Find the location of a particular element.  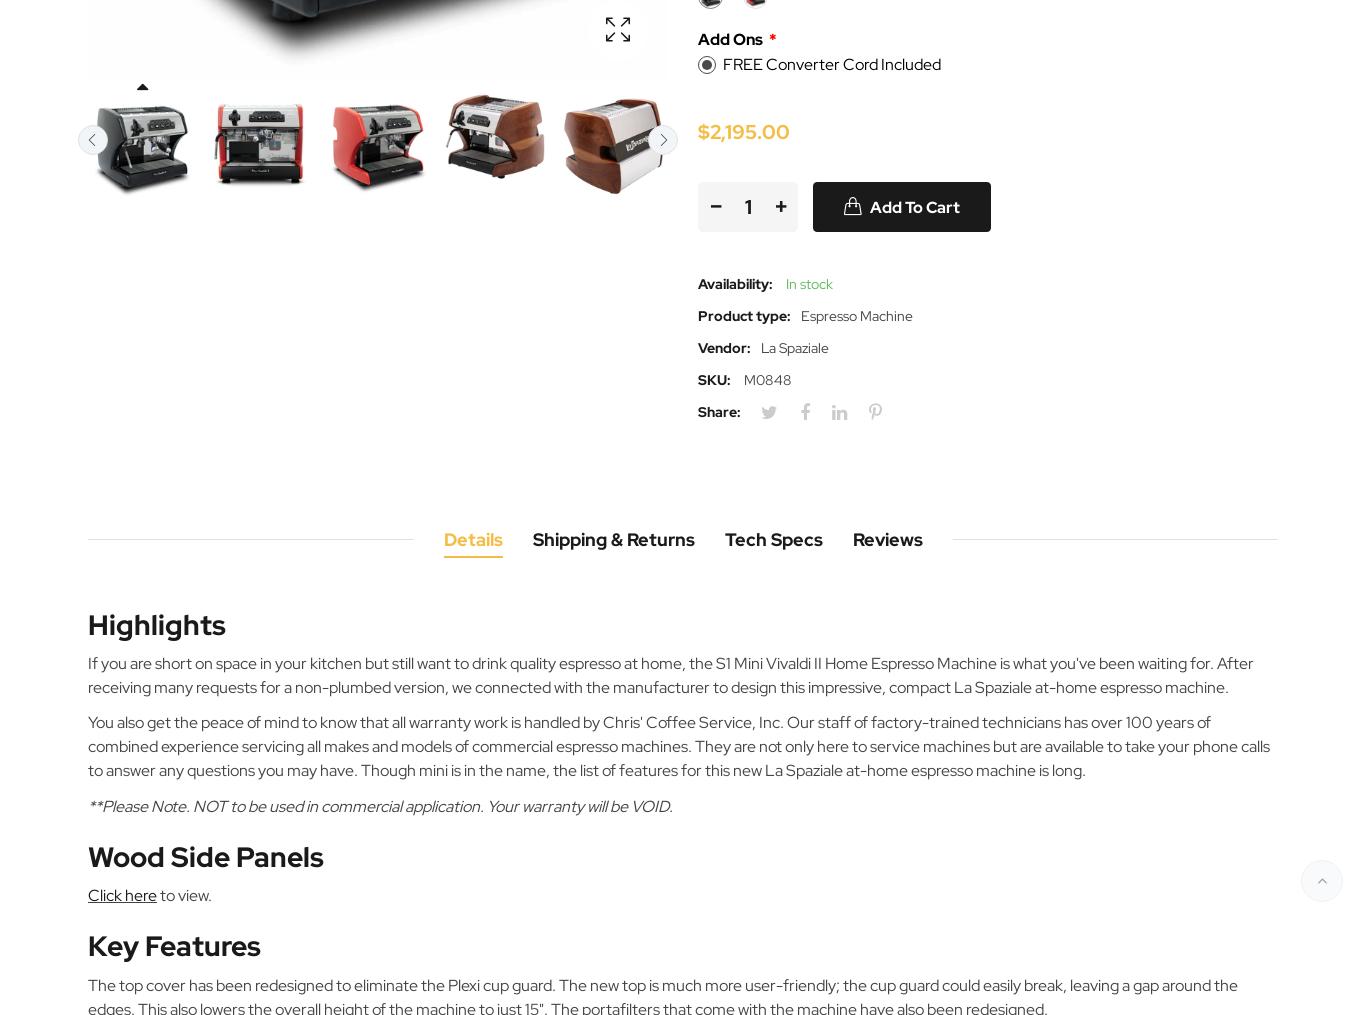

'In stock' is located at coordinates (806, 282).